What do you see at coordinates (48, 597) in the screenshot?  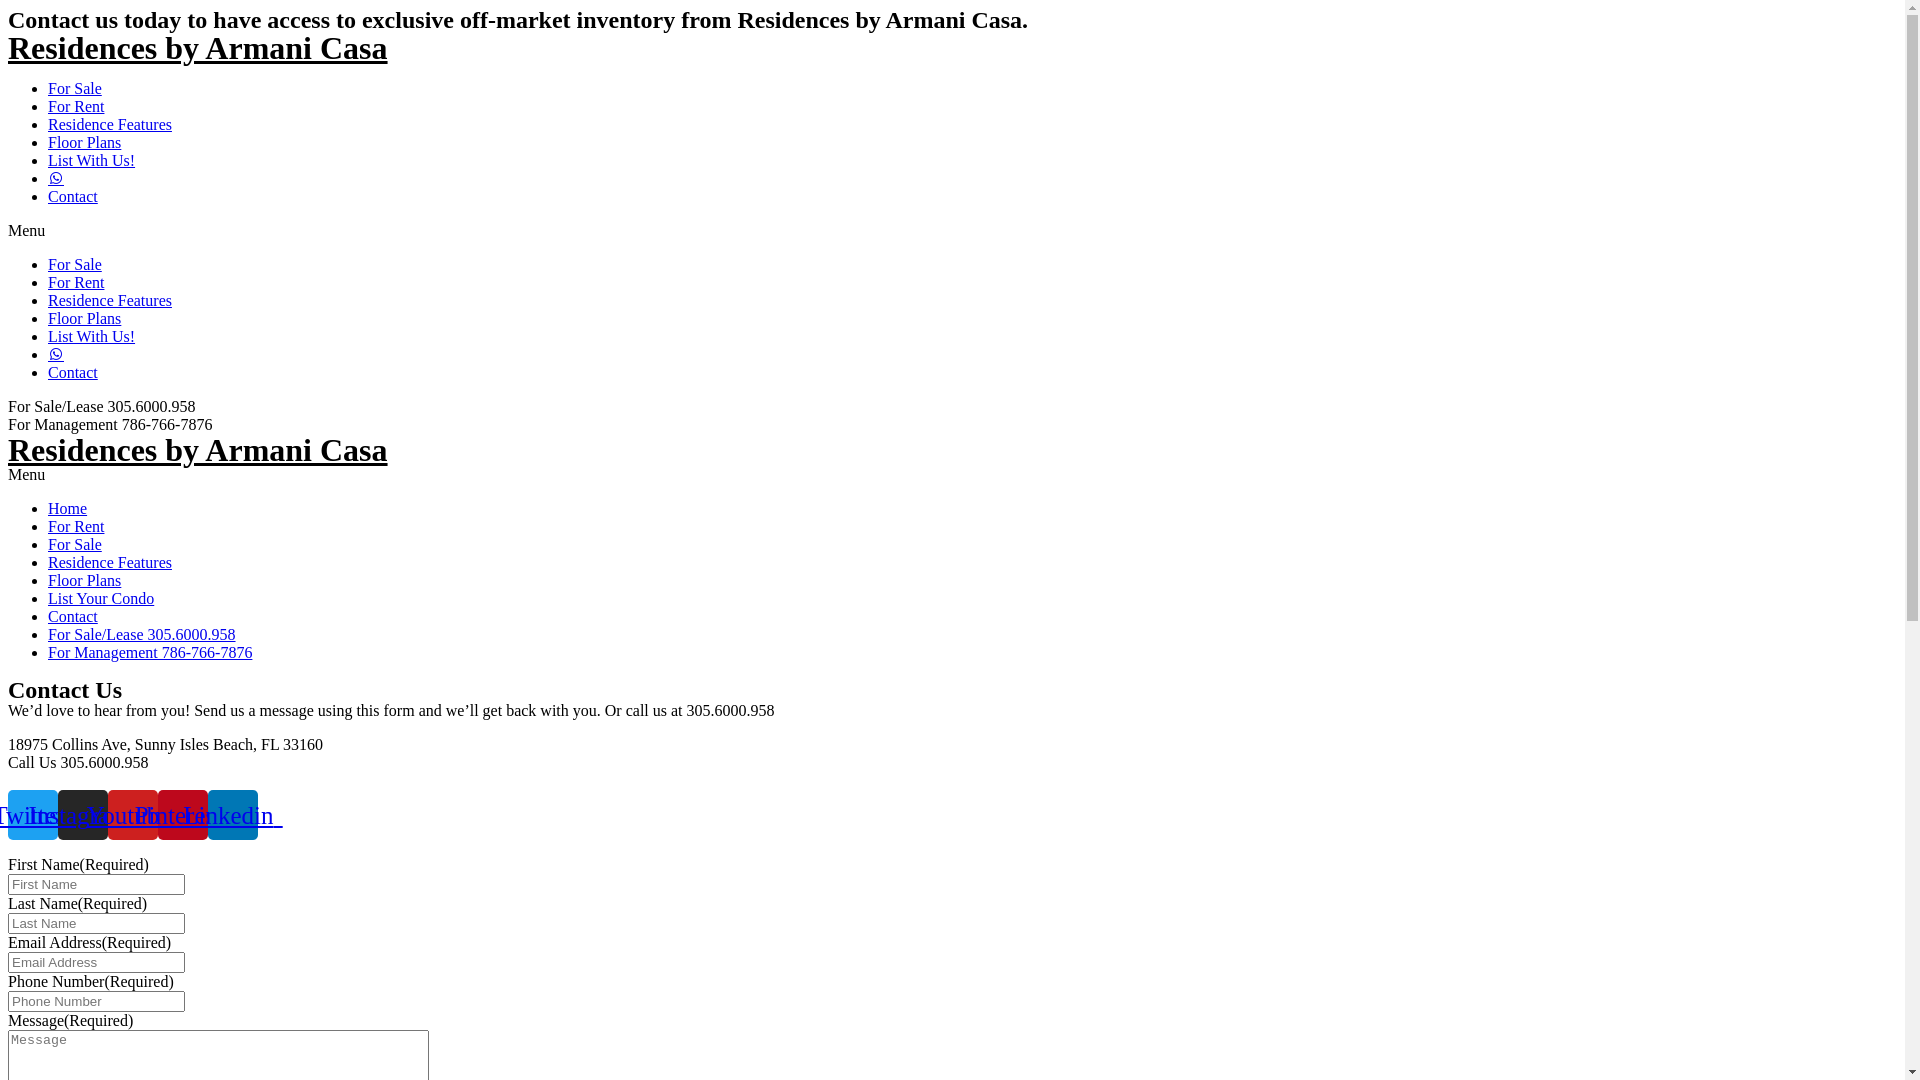 I see `'List Your Condo'` at bounding box center [48, 597].